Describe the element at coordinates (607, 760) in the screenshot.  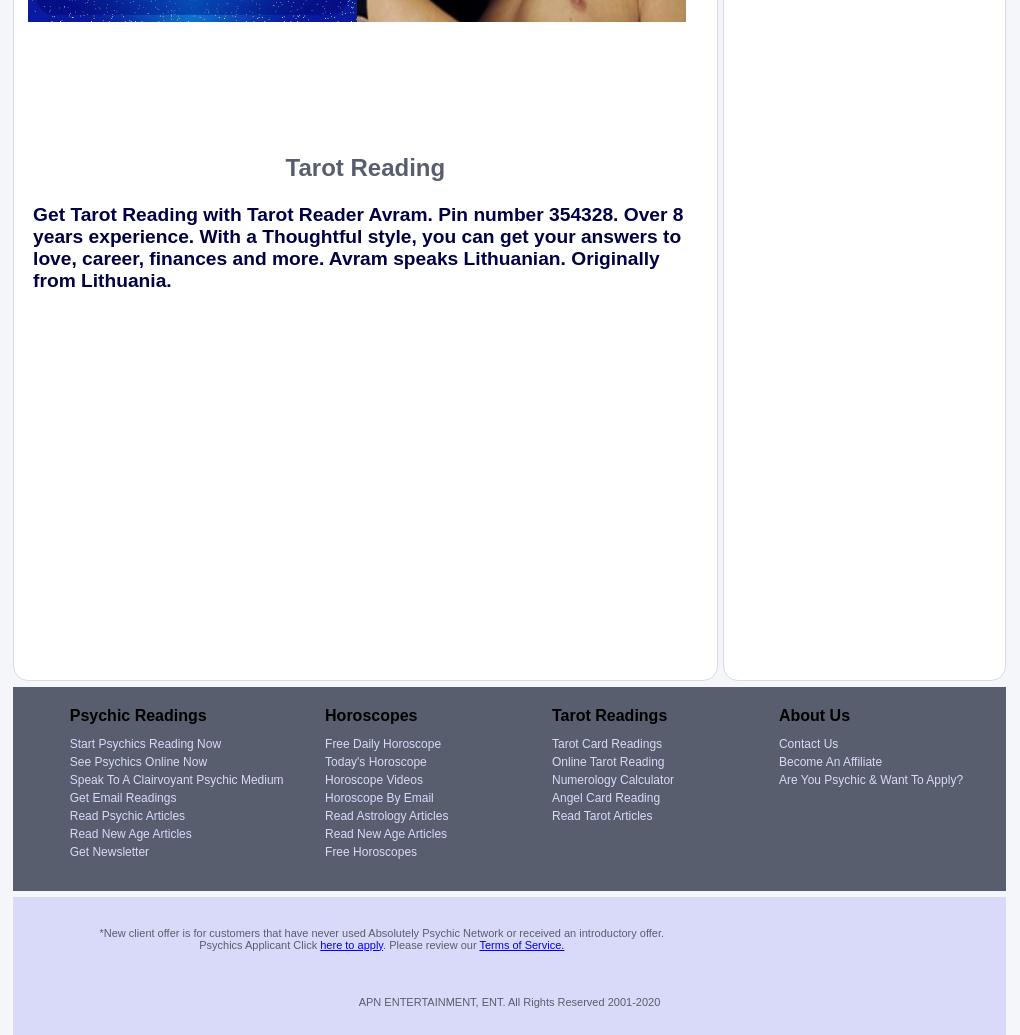
I see `'Online Tarot Reading'` at that location.